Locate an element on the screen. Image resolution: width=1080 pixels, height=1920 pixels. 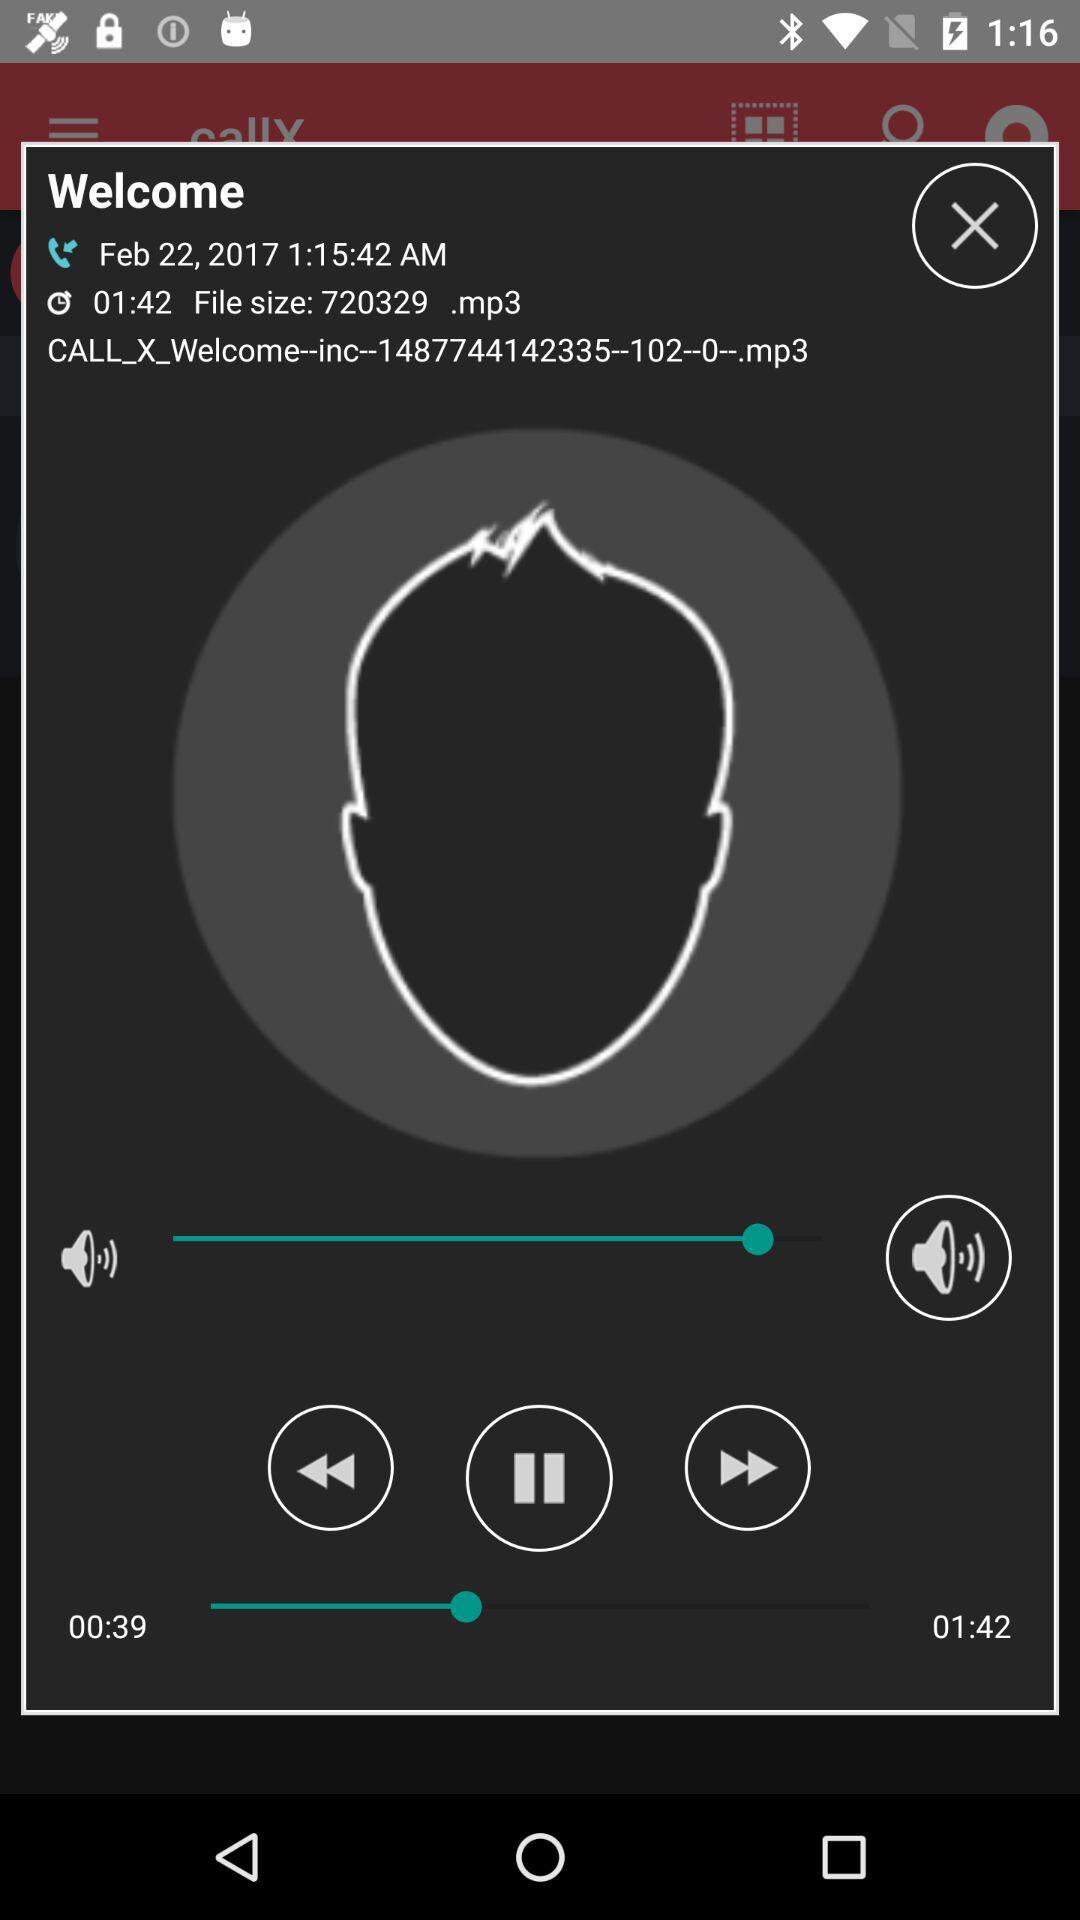
the close icon is located at coordinates (974, 225).